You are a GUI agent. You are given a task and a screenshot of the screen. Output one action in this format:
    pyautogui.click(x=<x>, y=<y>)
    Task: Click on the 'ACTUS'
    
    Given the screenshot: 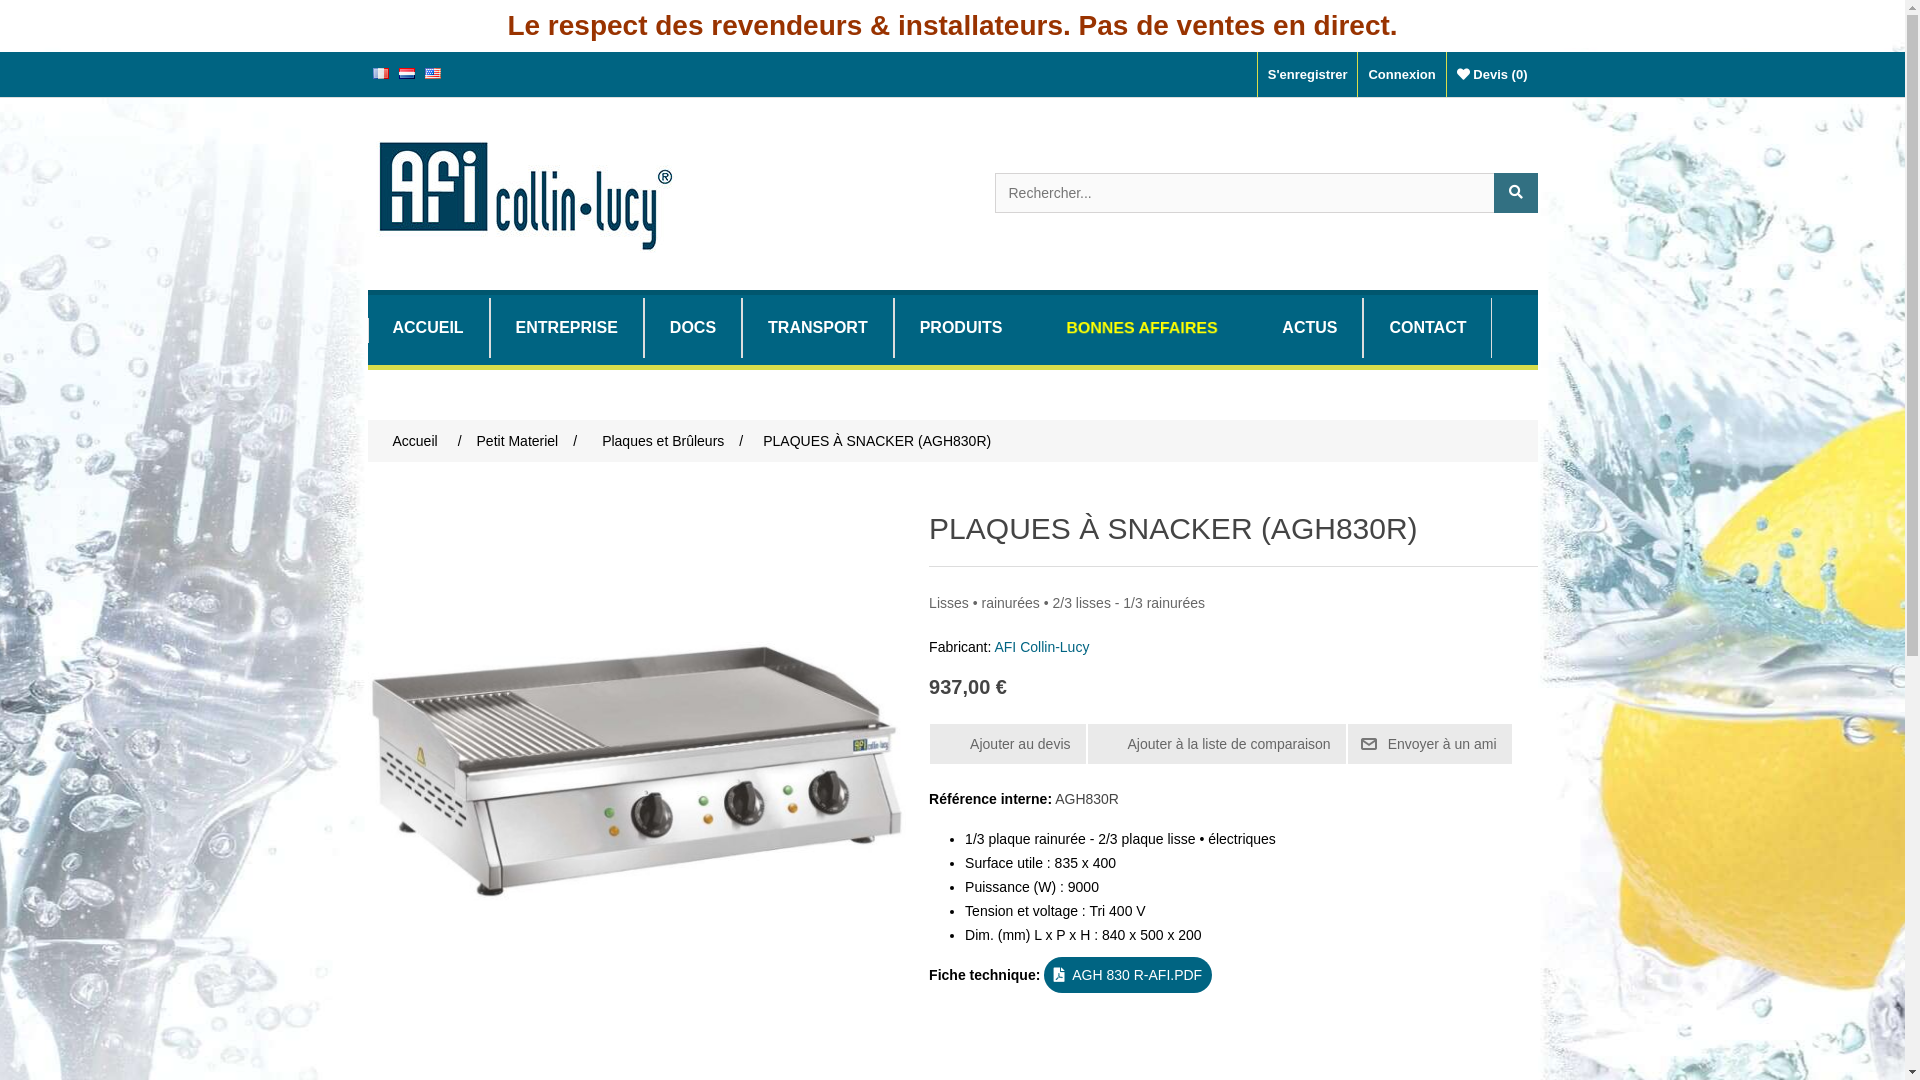 What is the action you would take?
    pyautogui.click(x=1309, y=326)
    